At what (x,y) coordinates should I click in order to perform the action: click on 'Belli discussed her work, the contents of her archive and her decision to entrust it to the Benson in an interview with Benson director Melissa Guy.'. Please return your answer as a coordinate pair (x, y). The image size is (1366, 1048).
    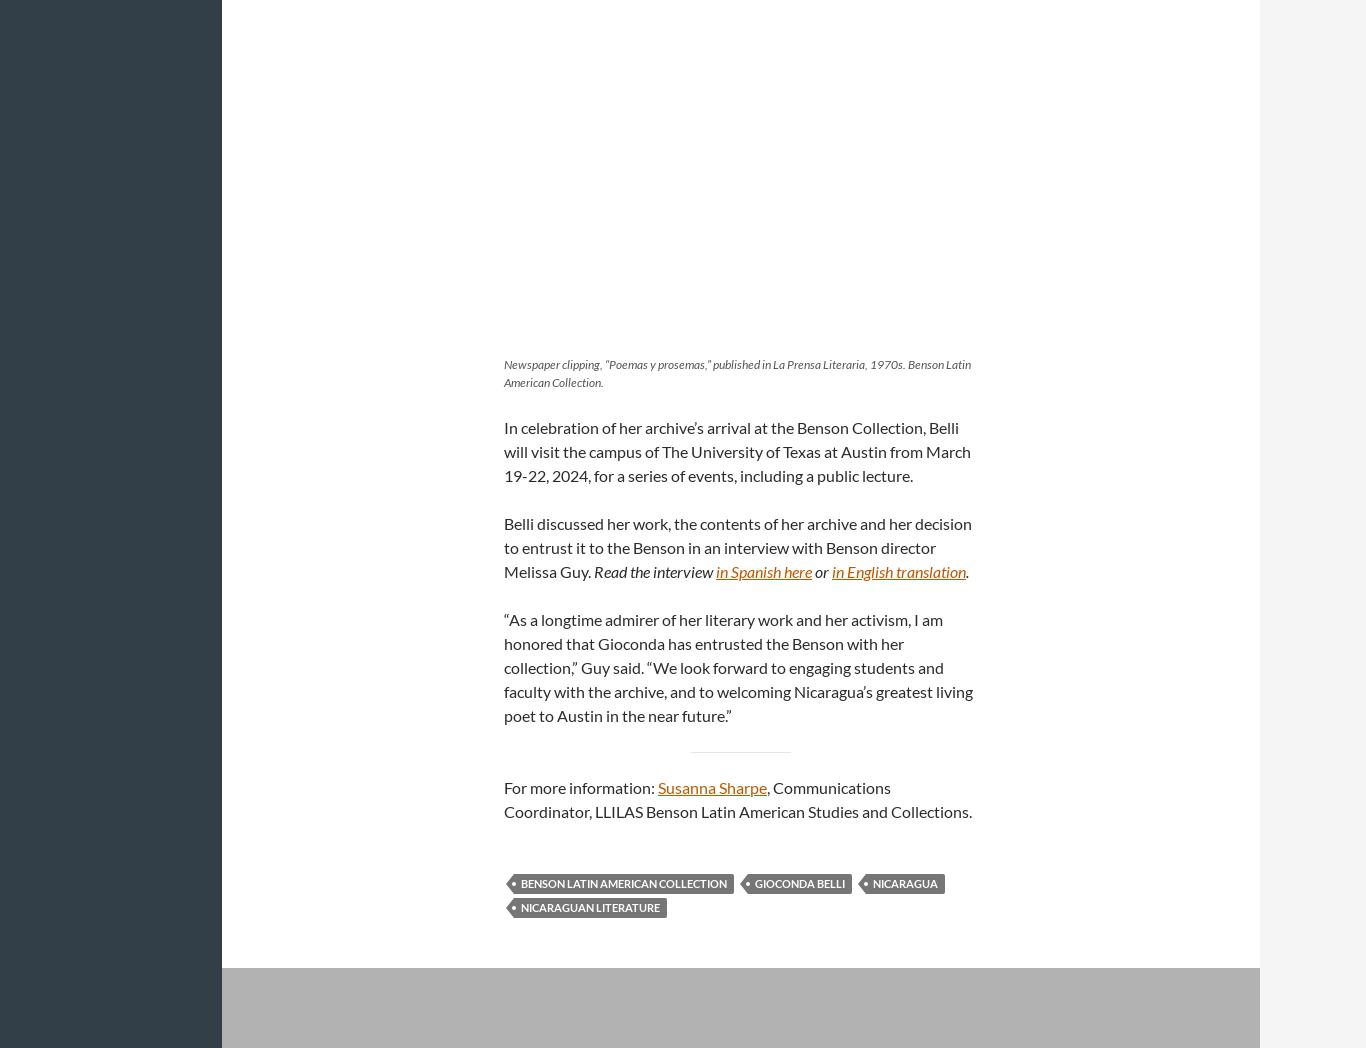
    Looking at the image, I should click on (738, 545).